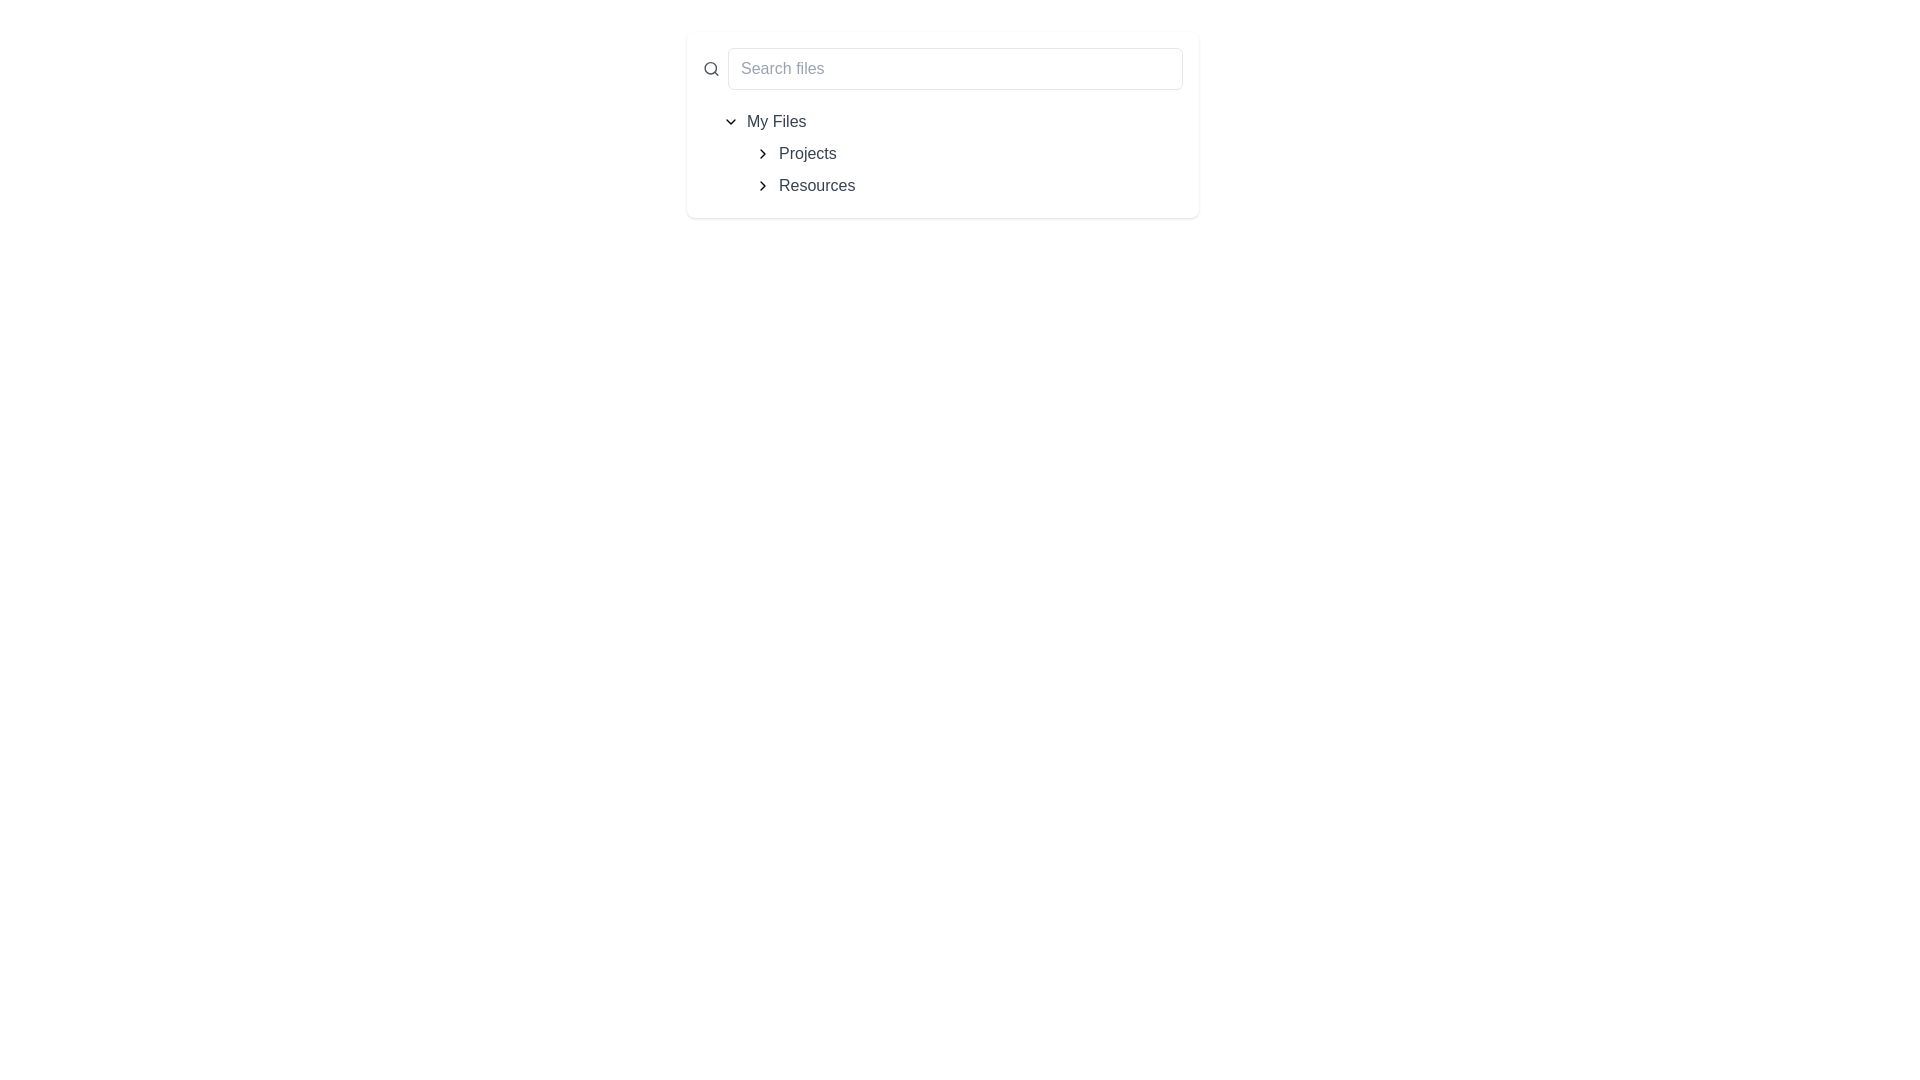 This screenshot has width=1920, height=1080. I want to click on the right-facing chevron icon adjacent to the 'Resources' text, so click(762, 185).